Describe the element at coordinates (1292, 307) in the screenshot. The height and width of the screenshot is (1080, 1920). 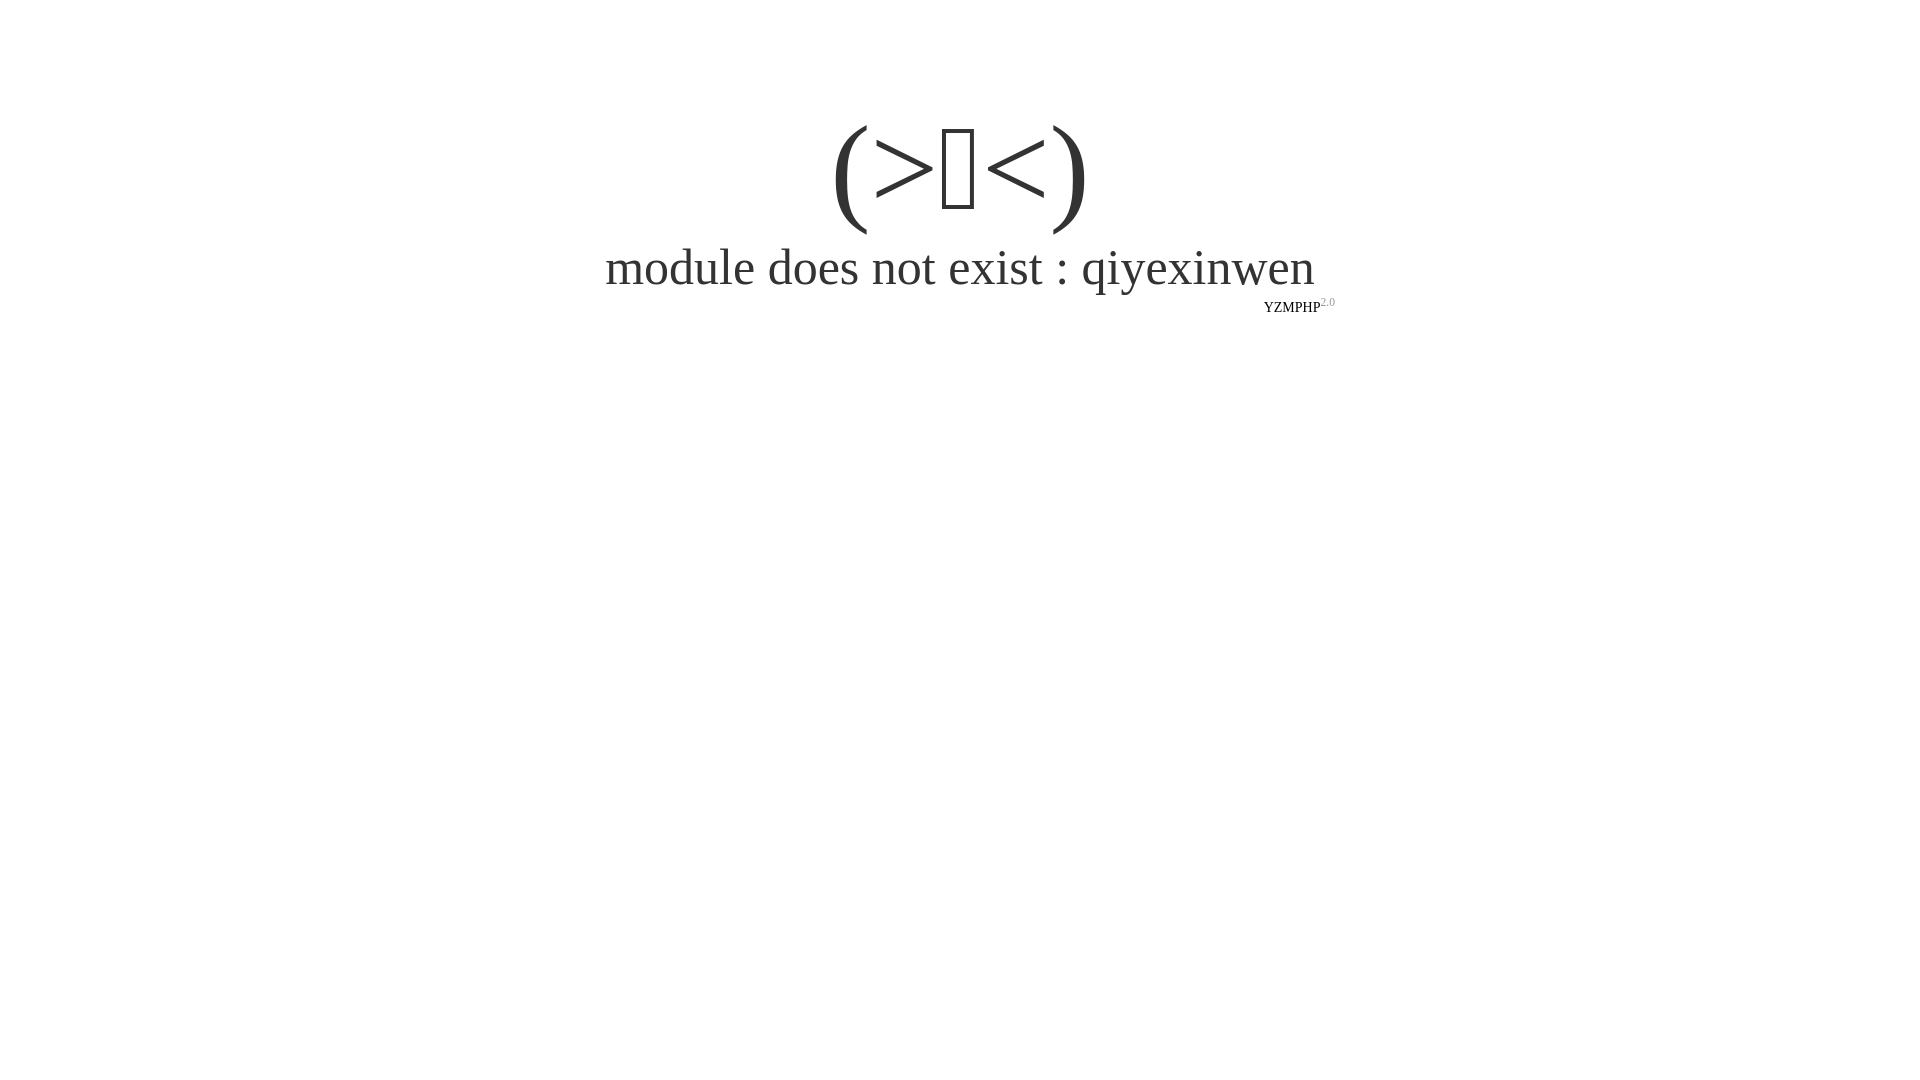
I see `'YZMPHP'` at that location.